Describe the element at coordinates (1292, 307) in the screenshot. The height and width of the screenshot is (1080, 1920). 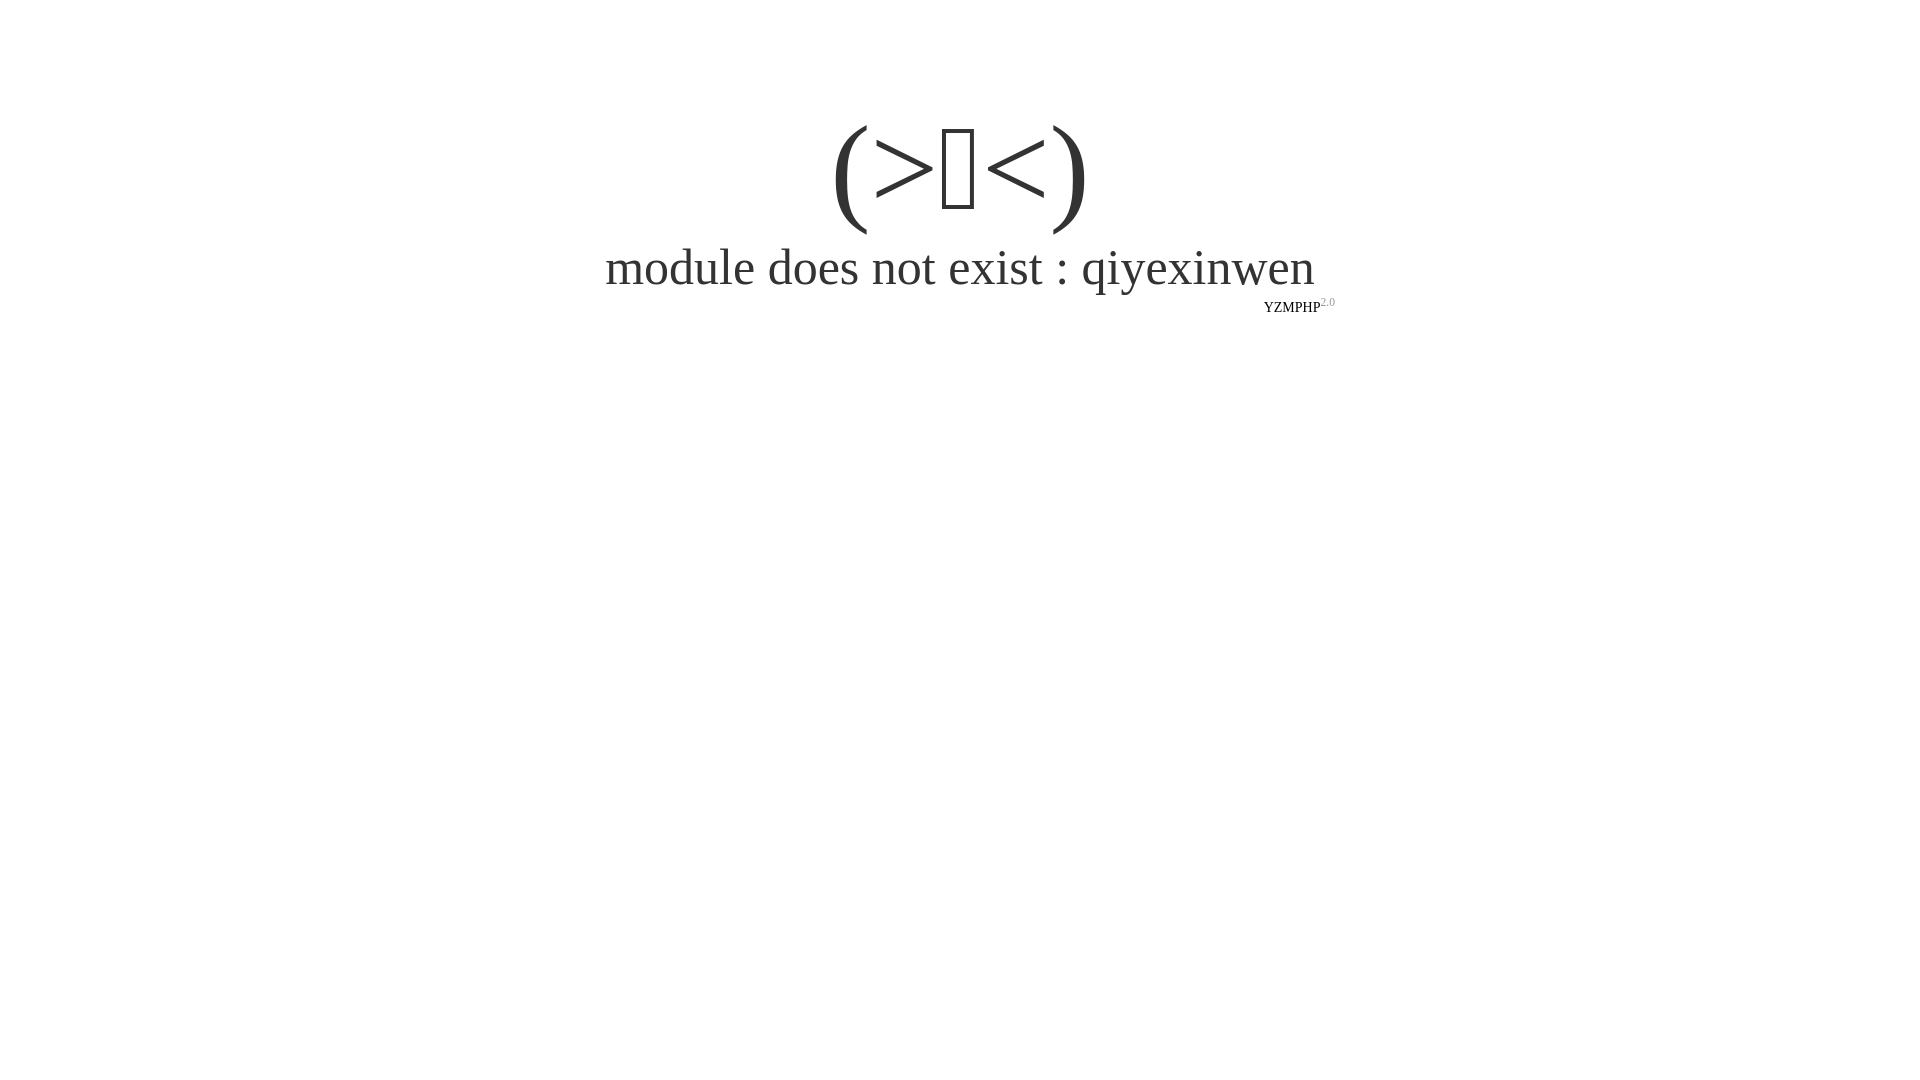
I see `'YZMPHP'` at that location.